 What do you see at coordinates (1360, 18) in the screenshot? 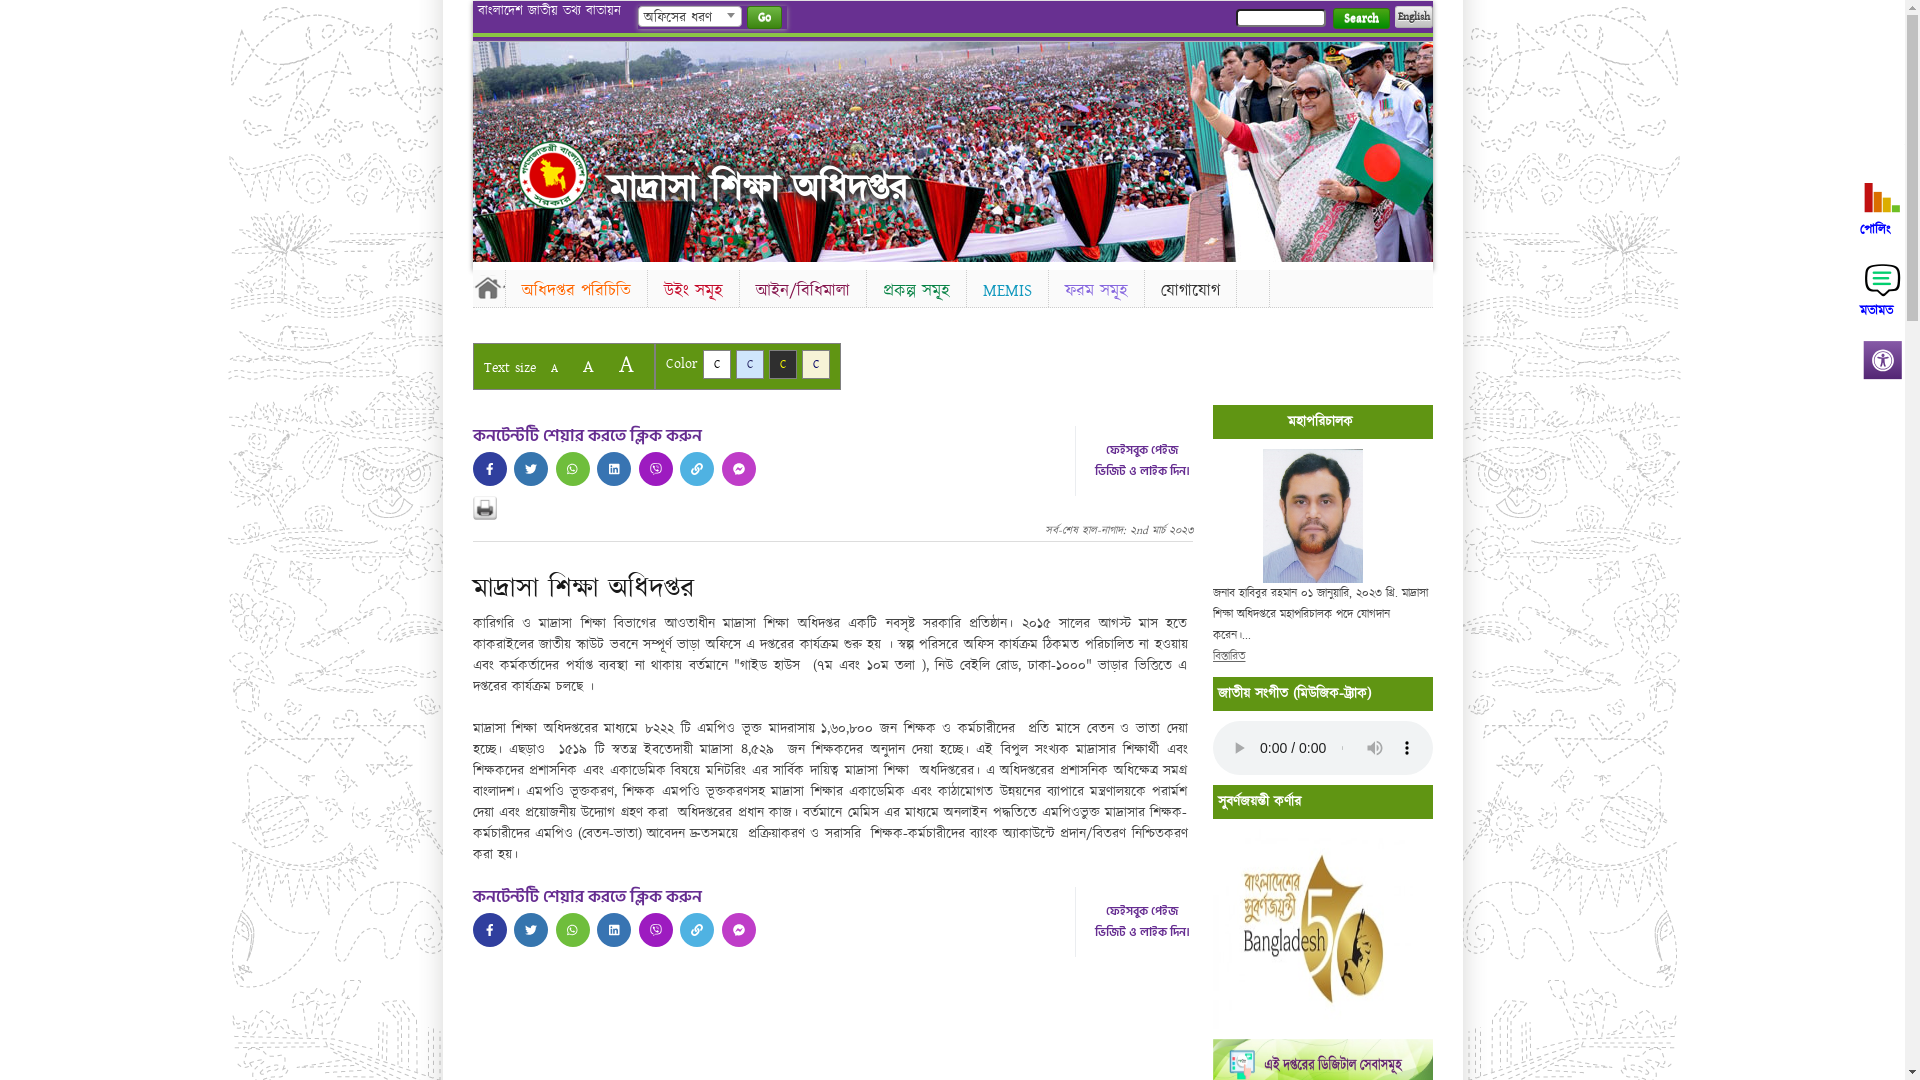
I see `'Search'` at bounding box center [1360, 18].